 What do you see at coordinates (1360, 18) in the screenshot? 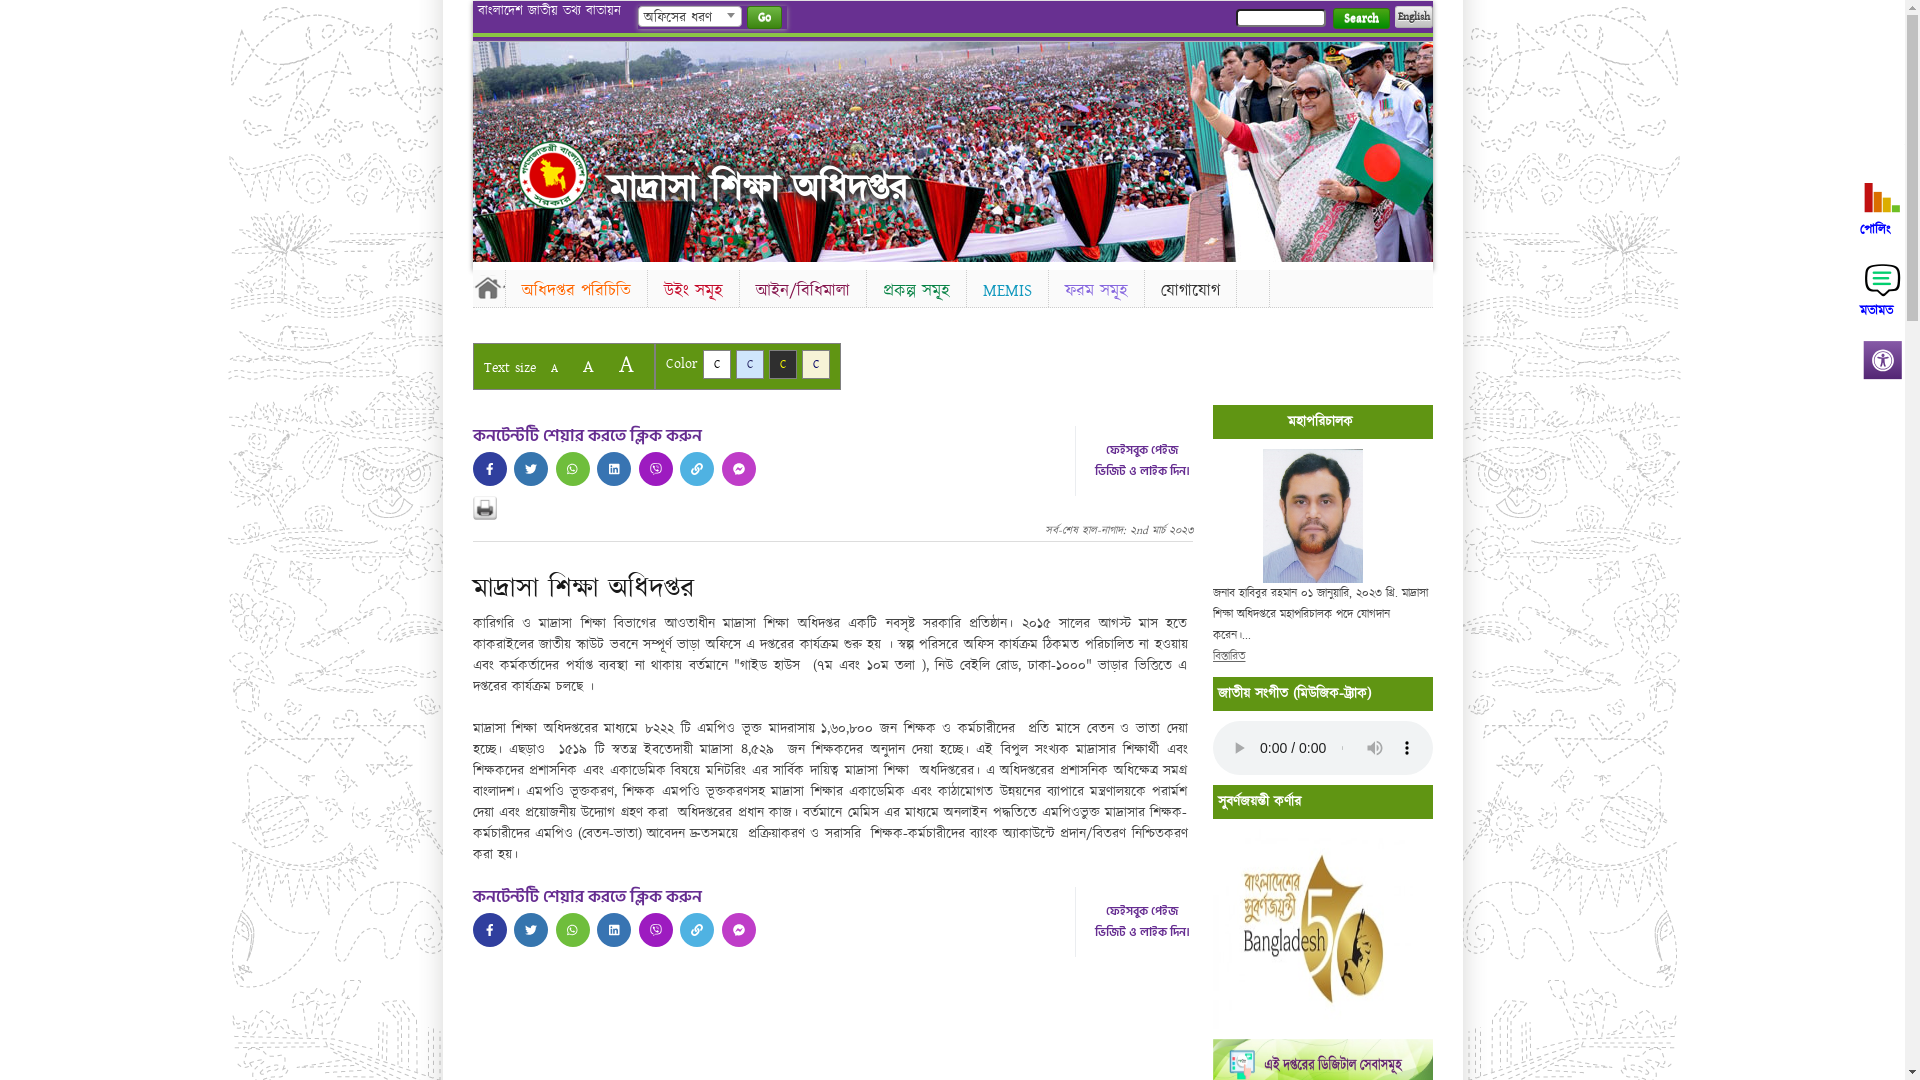
I see `'Search'` at bounding box center [1360, 18].